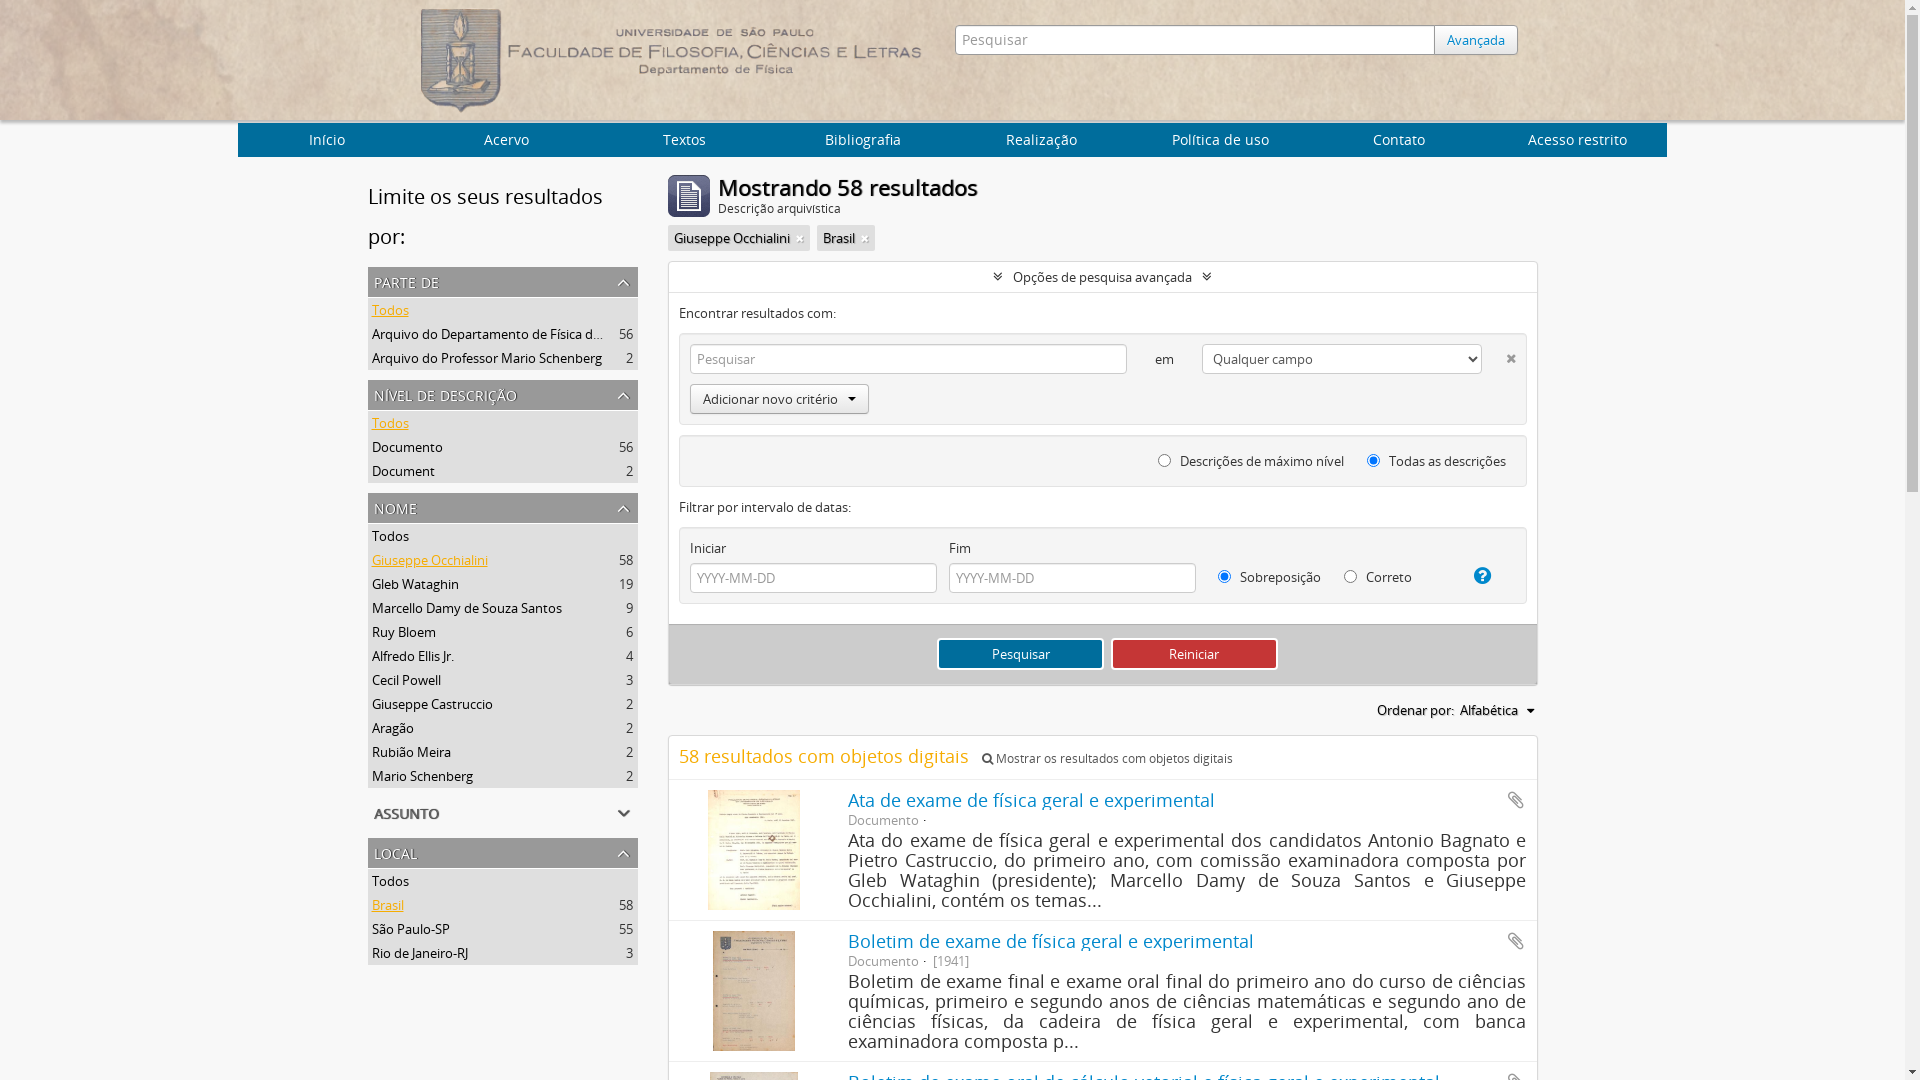 The width and height of the screenshot is (1920, 1080). Describe the element at coordinates (506, 138) in the screenshot. I see `'Acervo'` at that location.